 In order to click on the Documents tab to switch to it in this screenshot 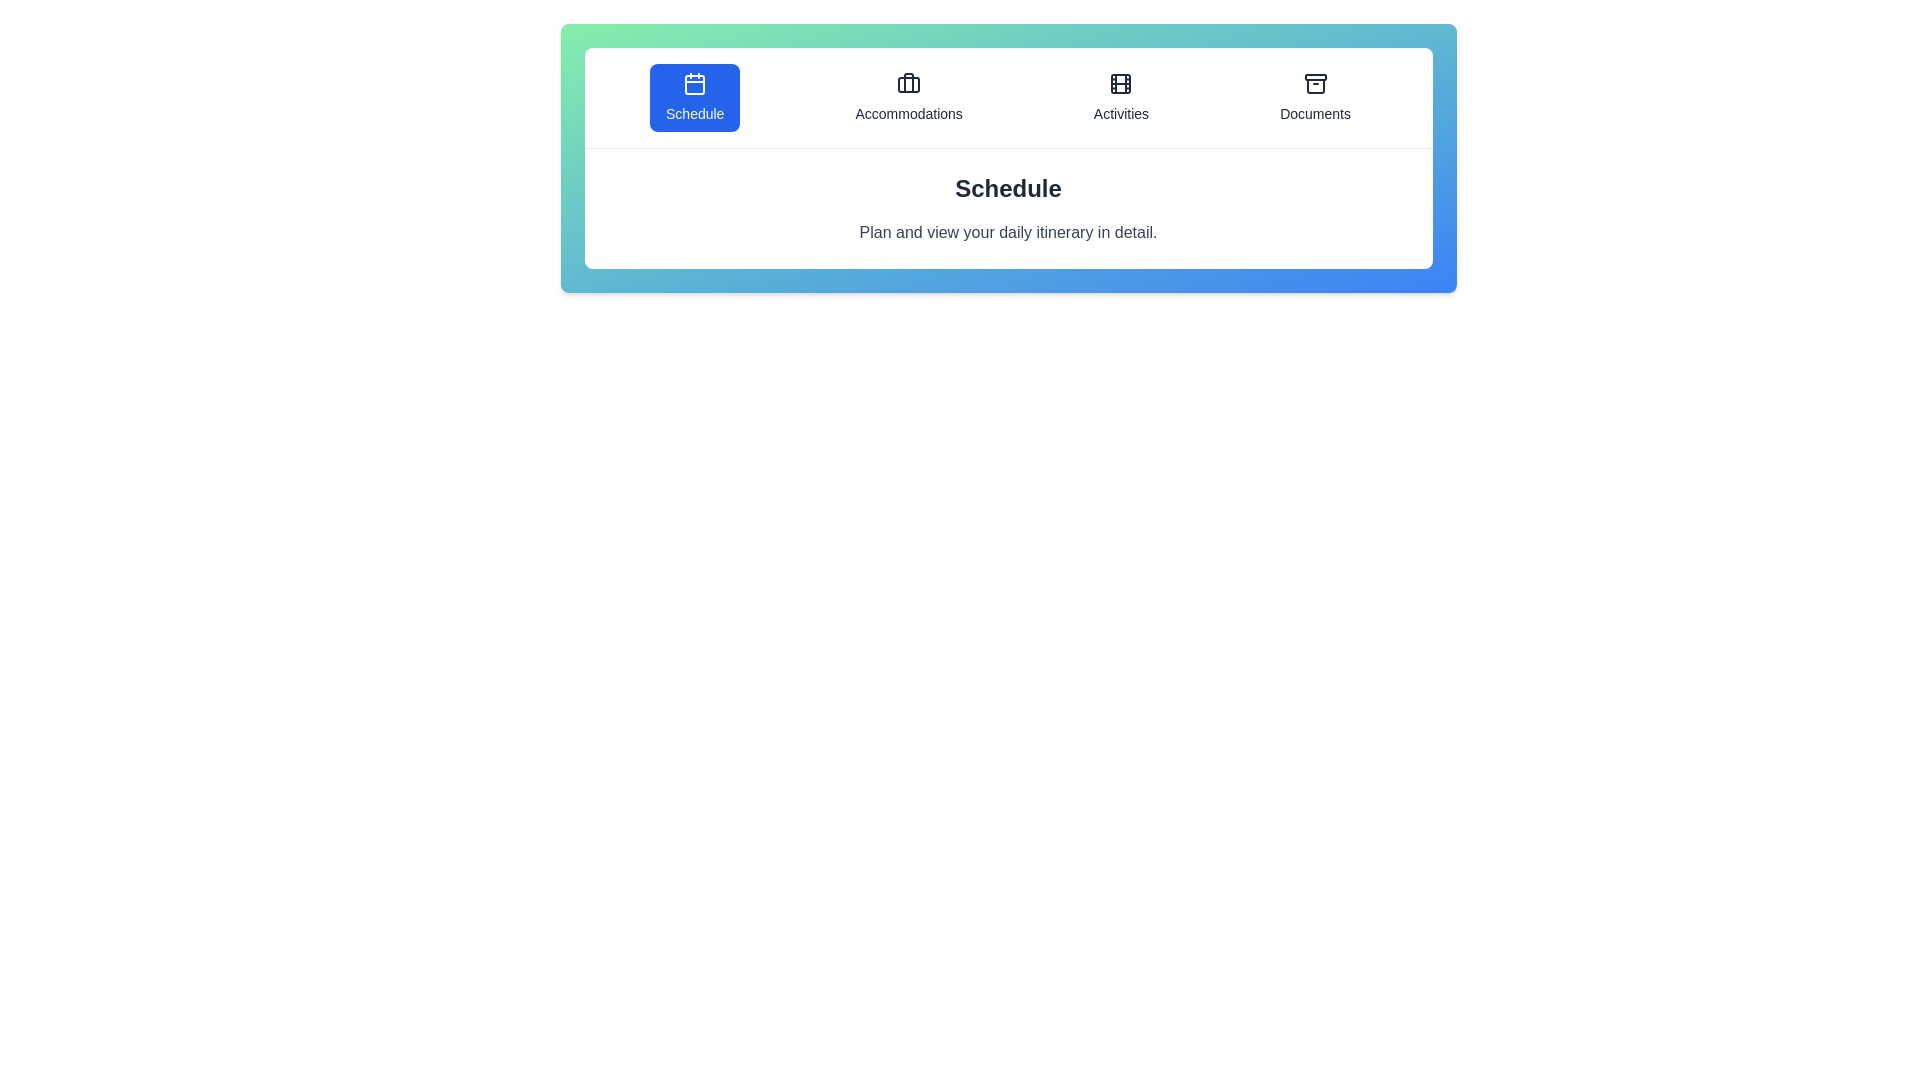, I will do `click(1315, 97)`.